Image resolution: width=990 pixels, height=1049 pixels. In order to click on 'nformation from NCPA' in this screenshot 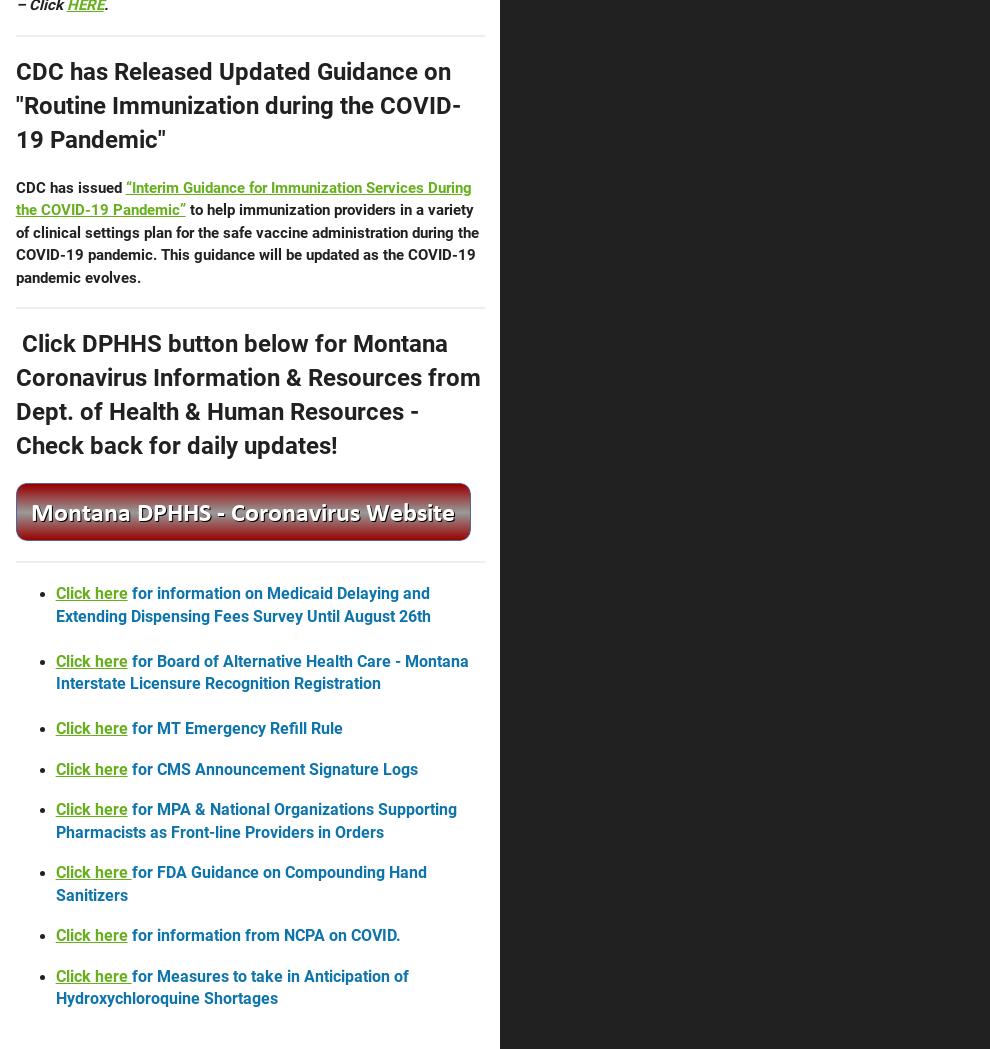, I will do `click(159, 935)`.